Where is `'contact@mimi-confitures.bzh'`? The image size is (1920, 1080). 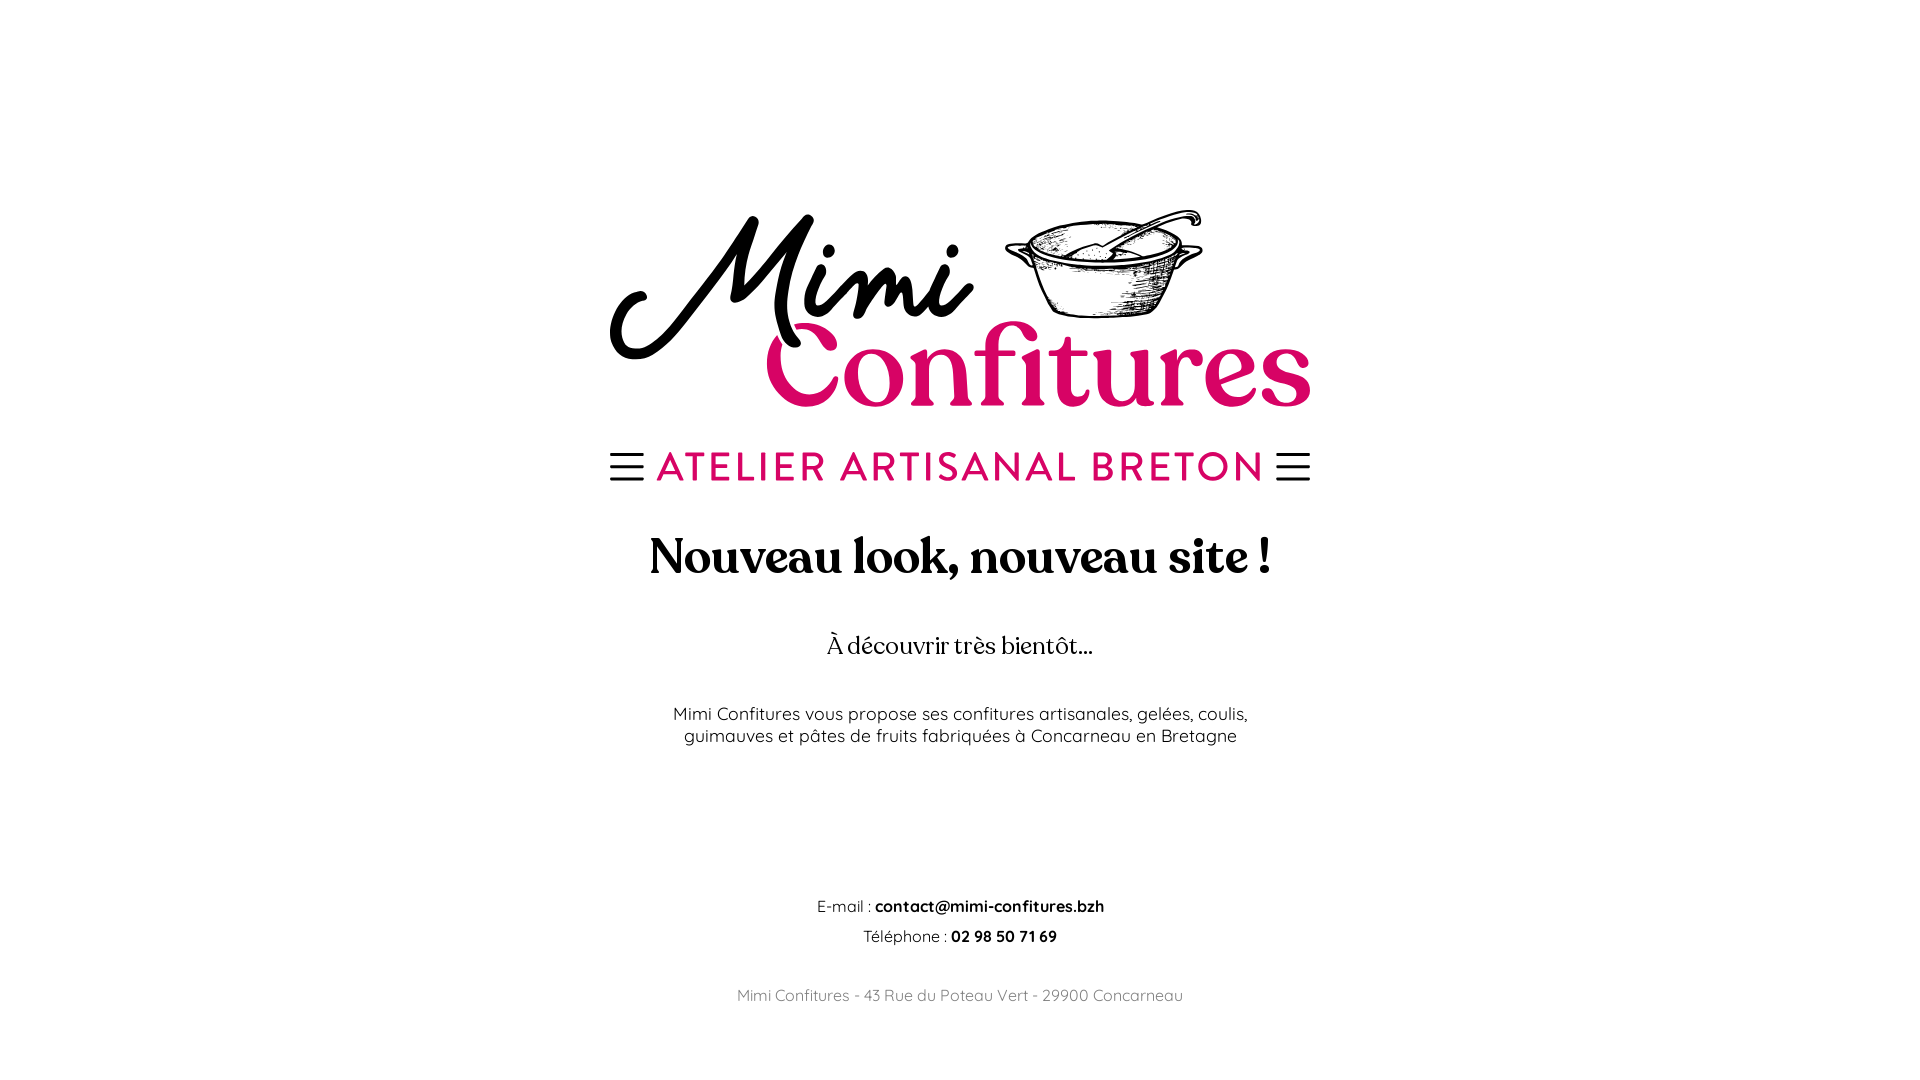
'contact@mimi-confitures.bzh' is located at coordinates (873, 906).